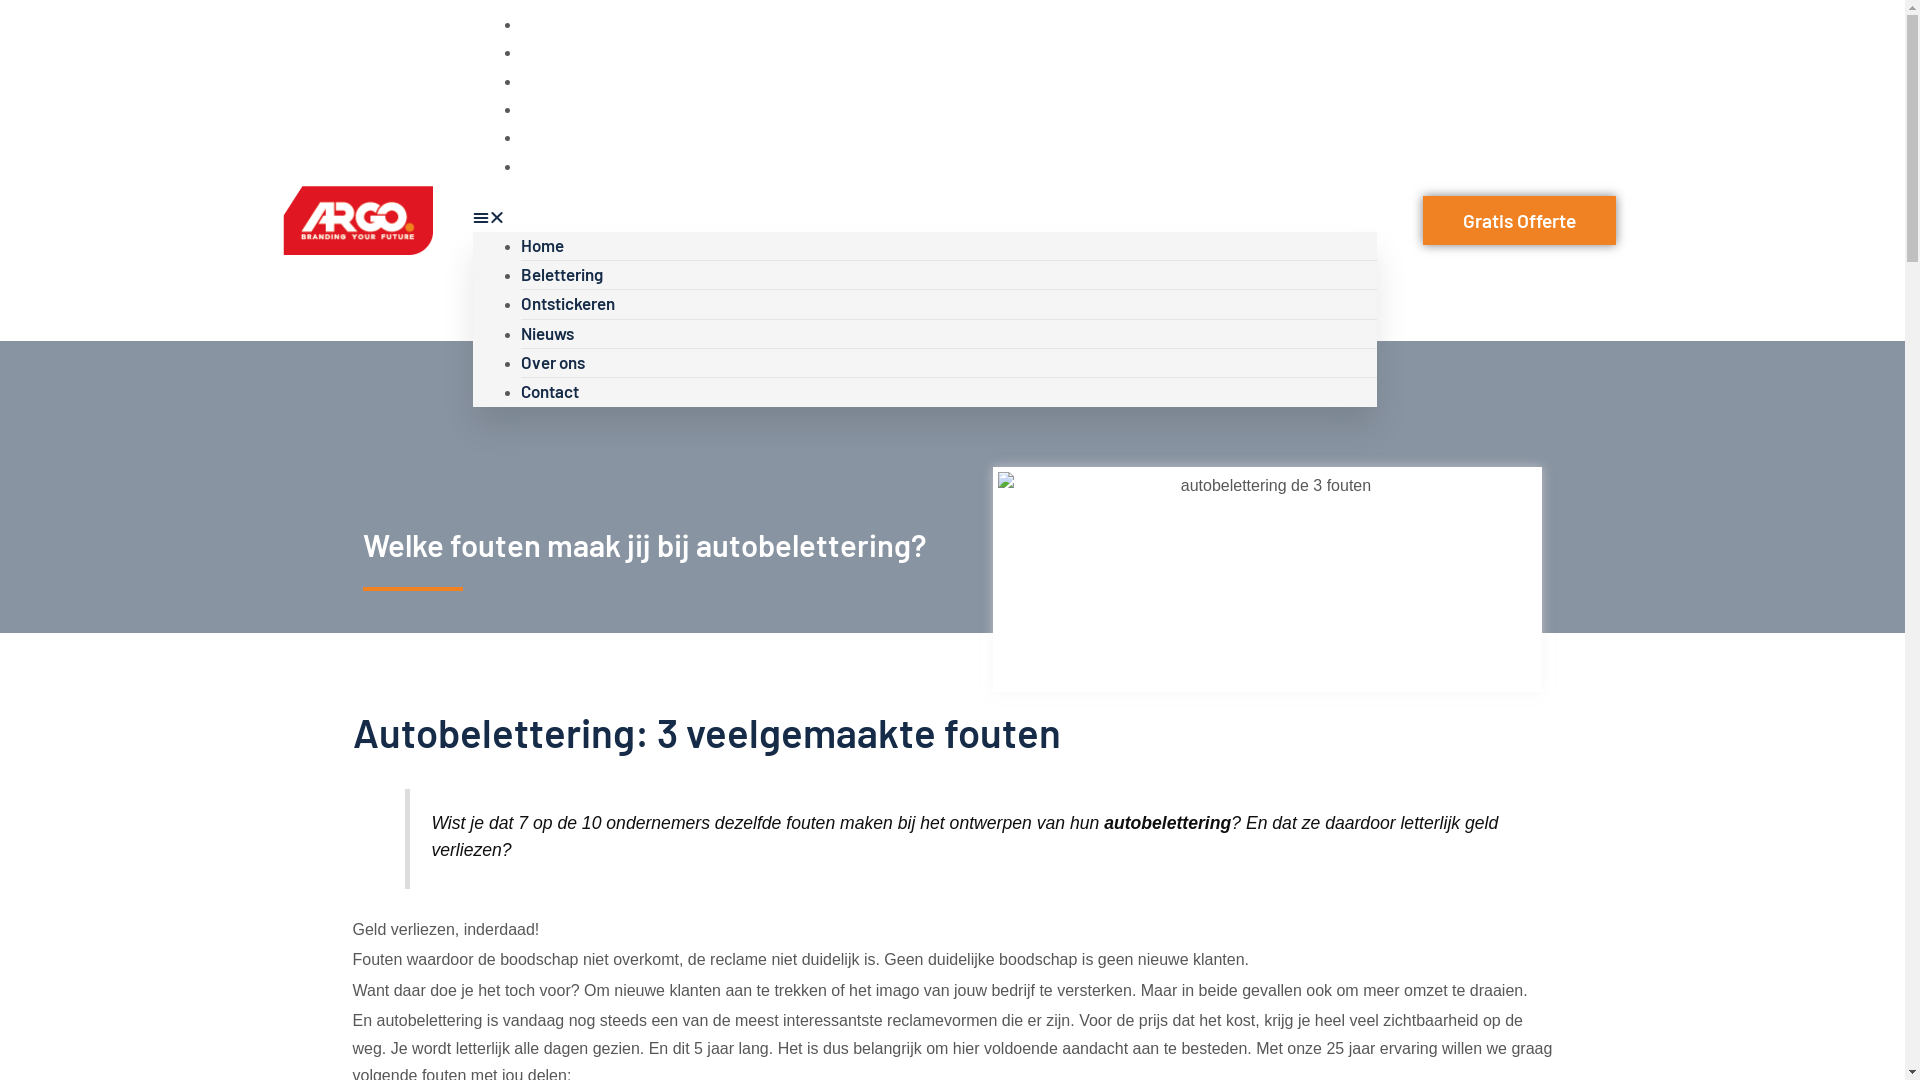 The image size is (1920, 1080). What do you see at coordinates (546, 108) in the screenshot?
I see `'Nieuws'` at bounding box center [546, 108].